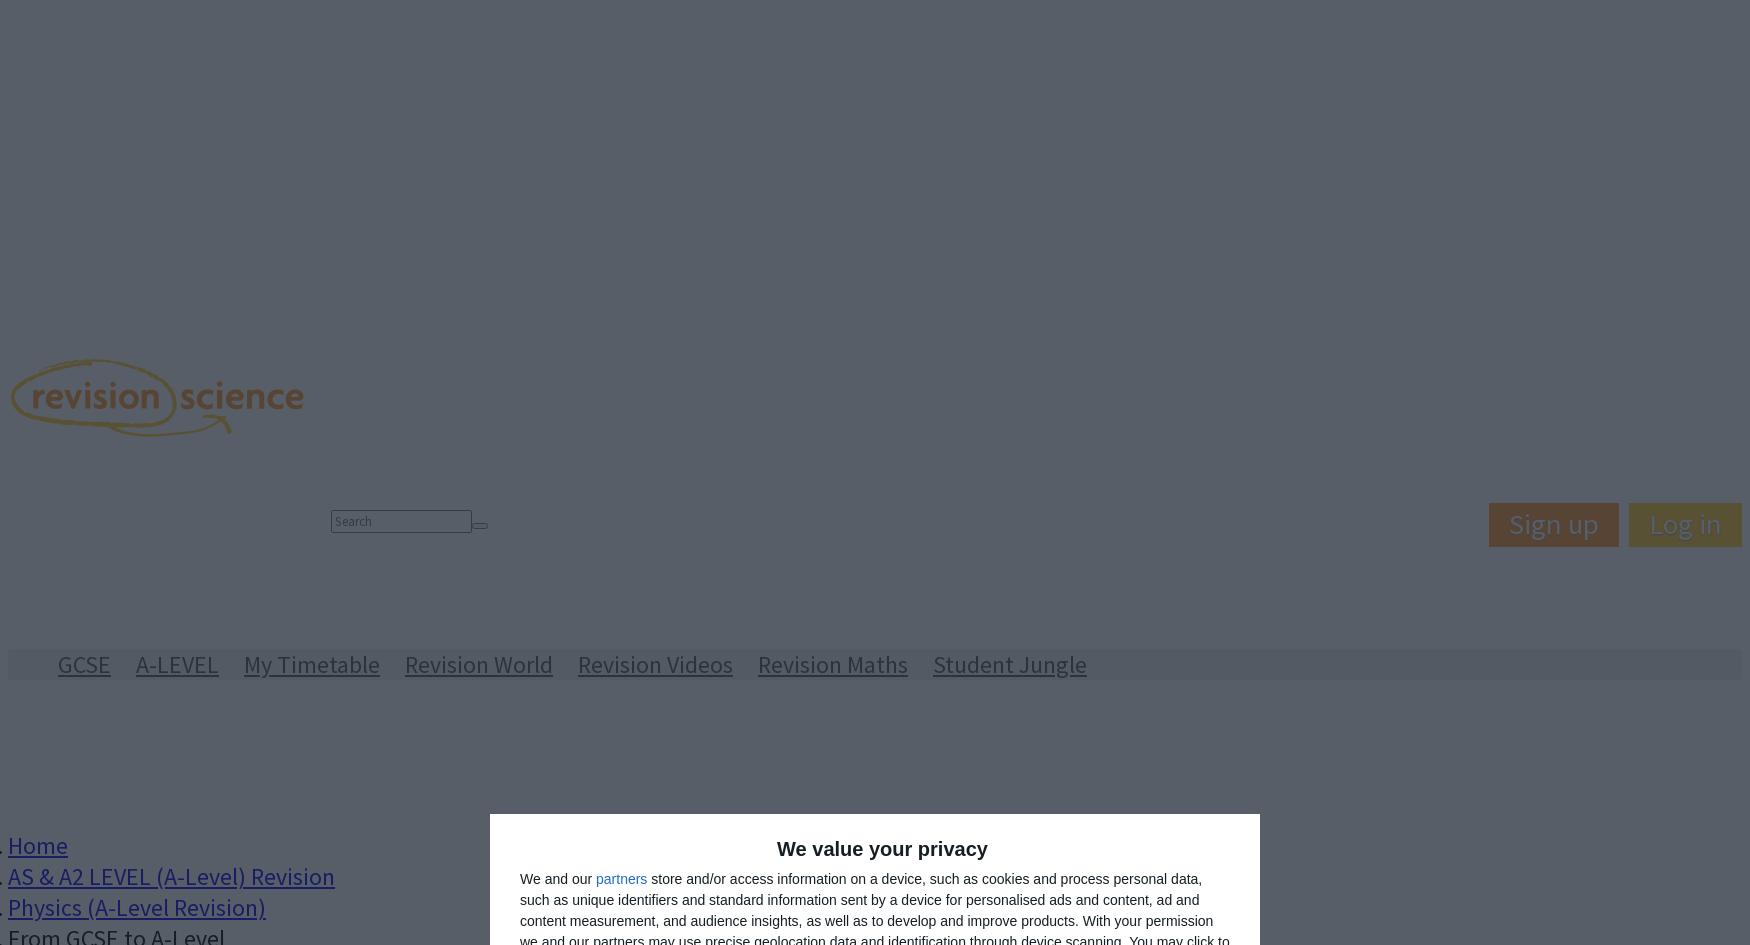 This screenshot has height=945, width=1750. I want to click on 'Home', so click(7, 845).